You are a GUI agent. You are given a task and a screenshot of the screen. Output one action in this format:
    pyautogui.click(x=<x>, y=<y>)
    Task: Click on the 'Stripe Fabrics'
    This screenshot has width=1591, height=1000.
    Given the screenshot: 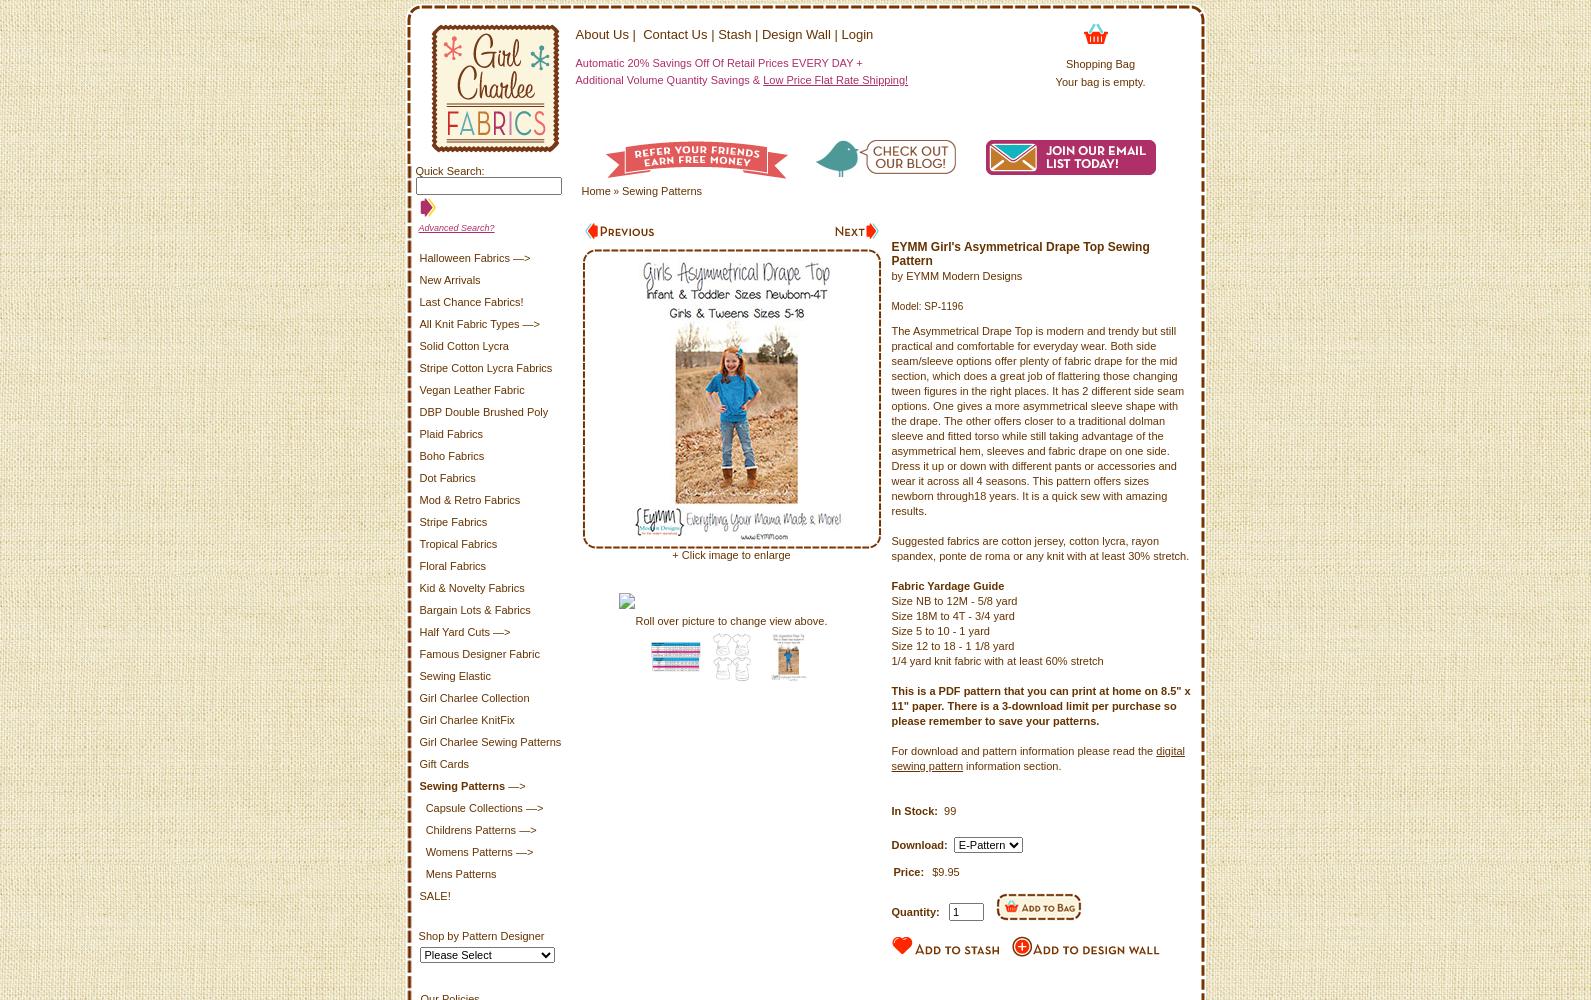 What is the action you would take?
    pyautogui.click(x=419, y=522)
    